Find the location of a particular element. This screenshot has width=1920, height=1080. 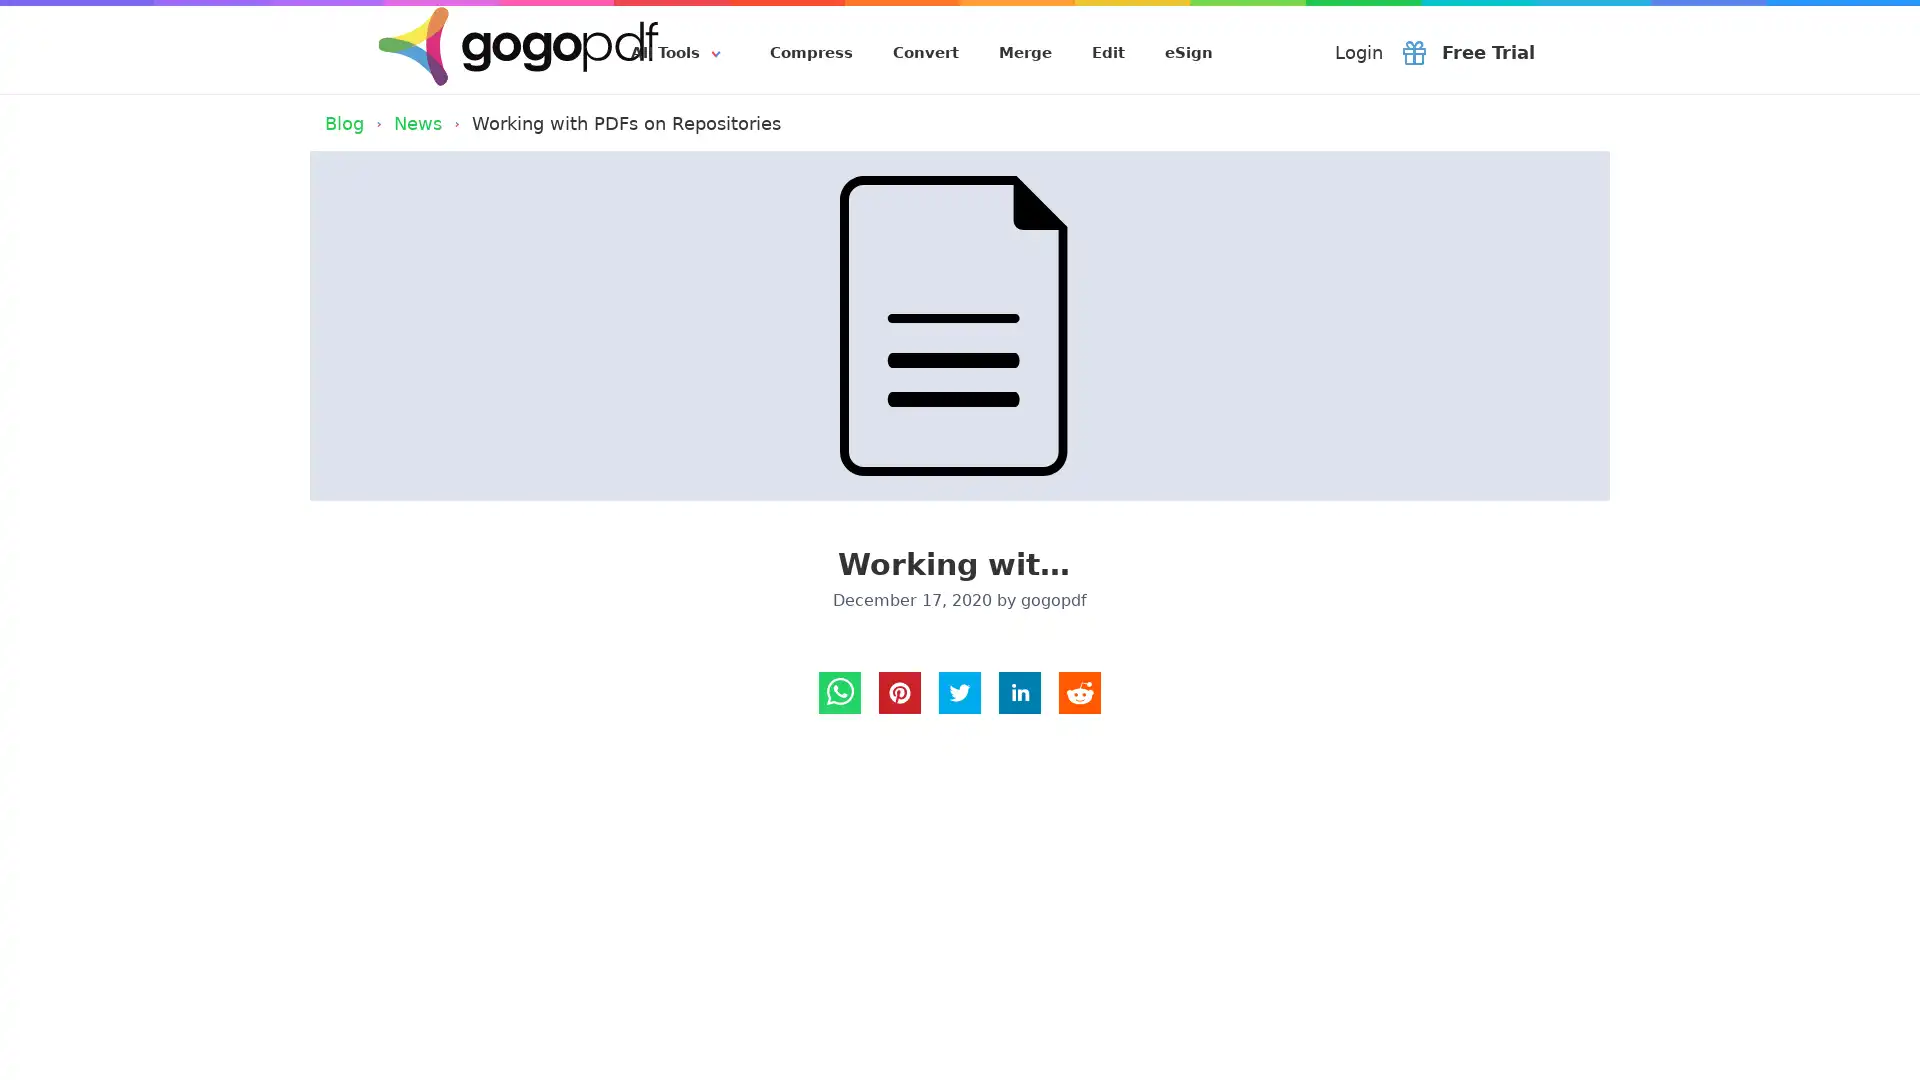

whatsapp is located at coordinates (840, 692).